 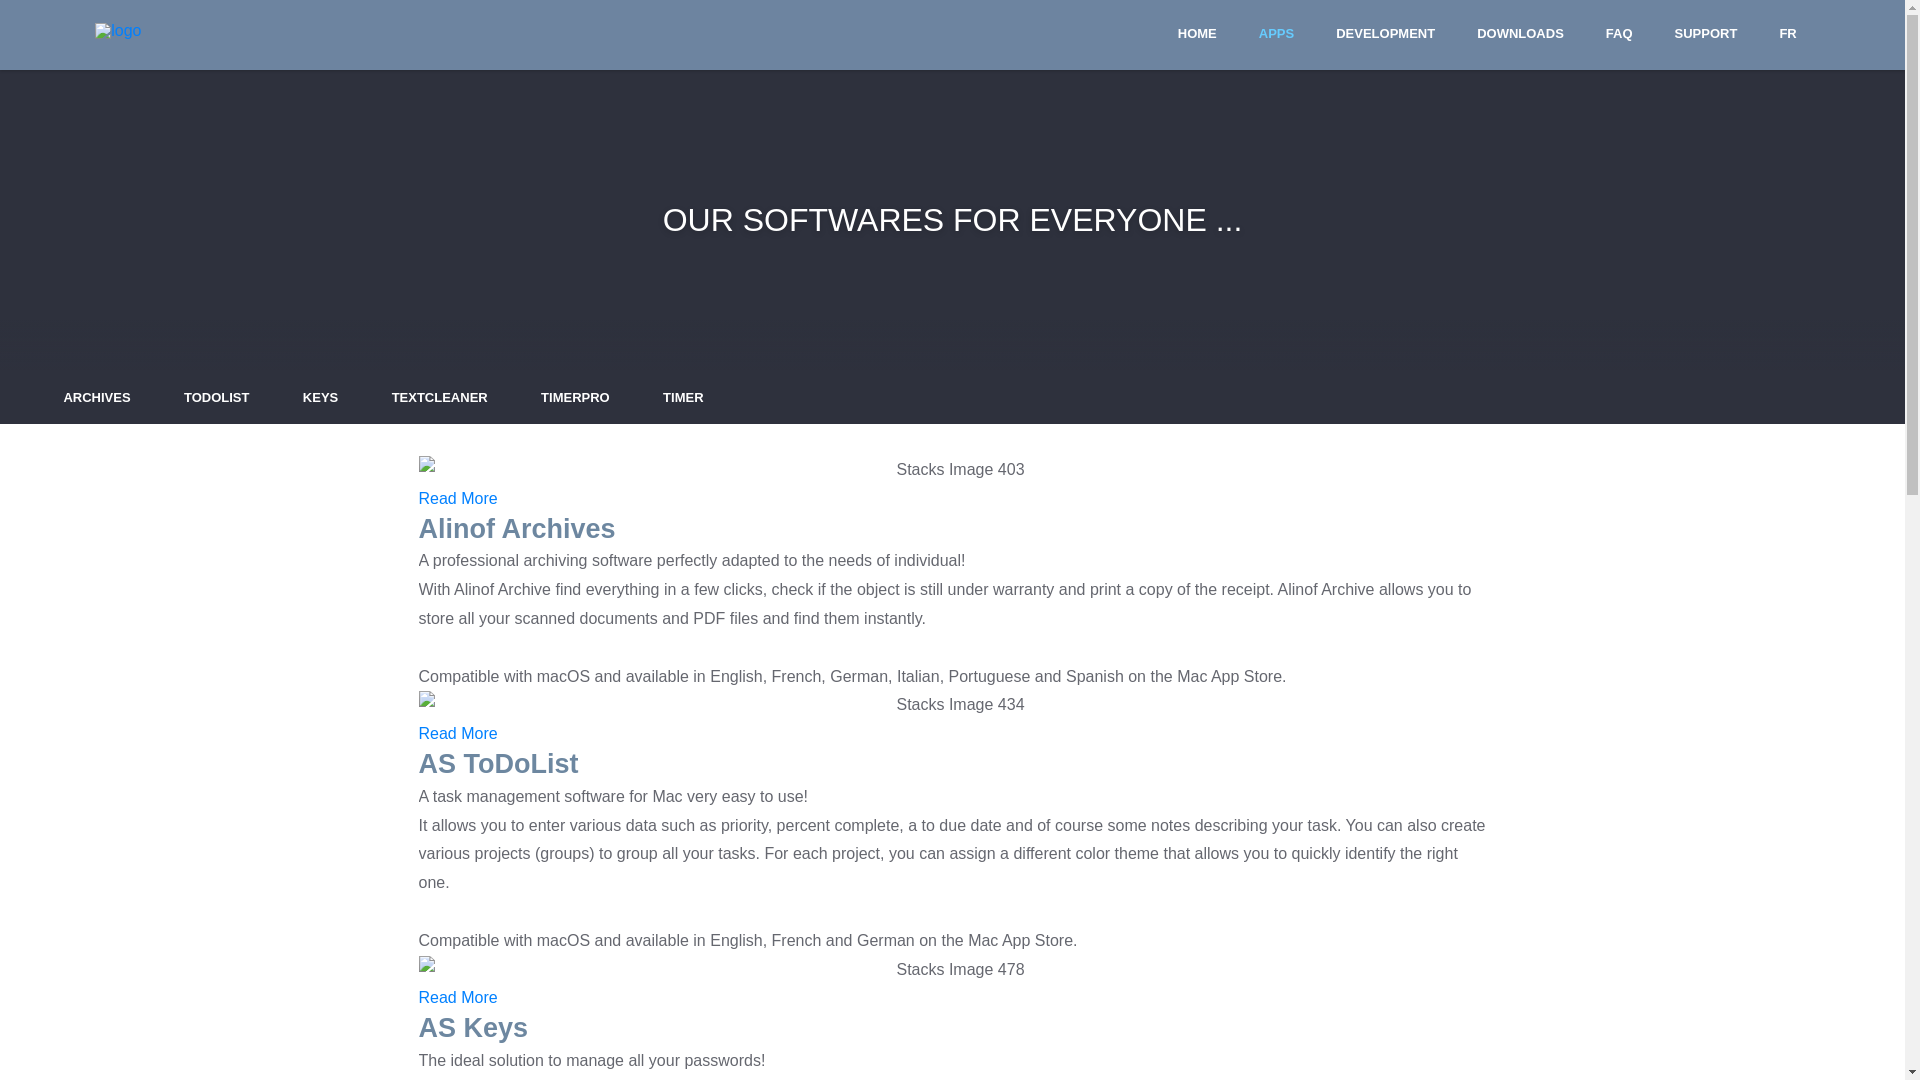 I want to click on 'KEYS', so click(x=320, y=397).